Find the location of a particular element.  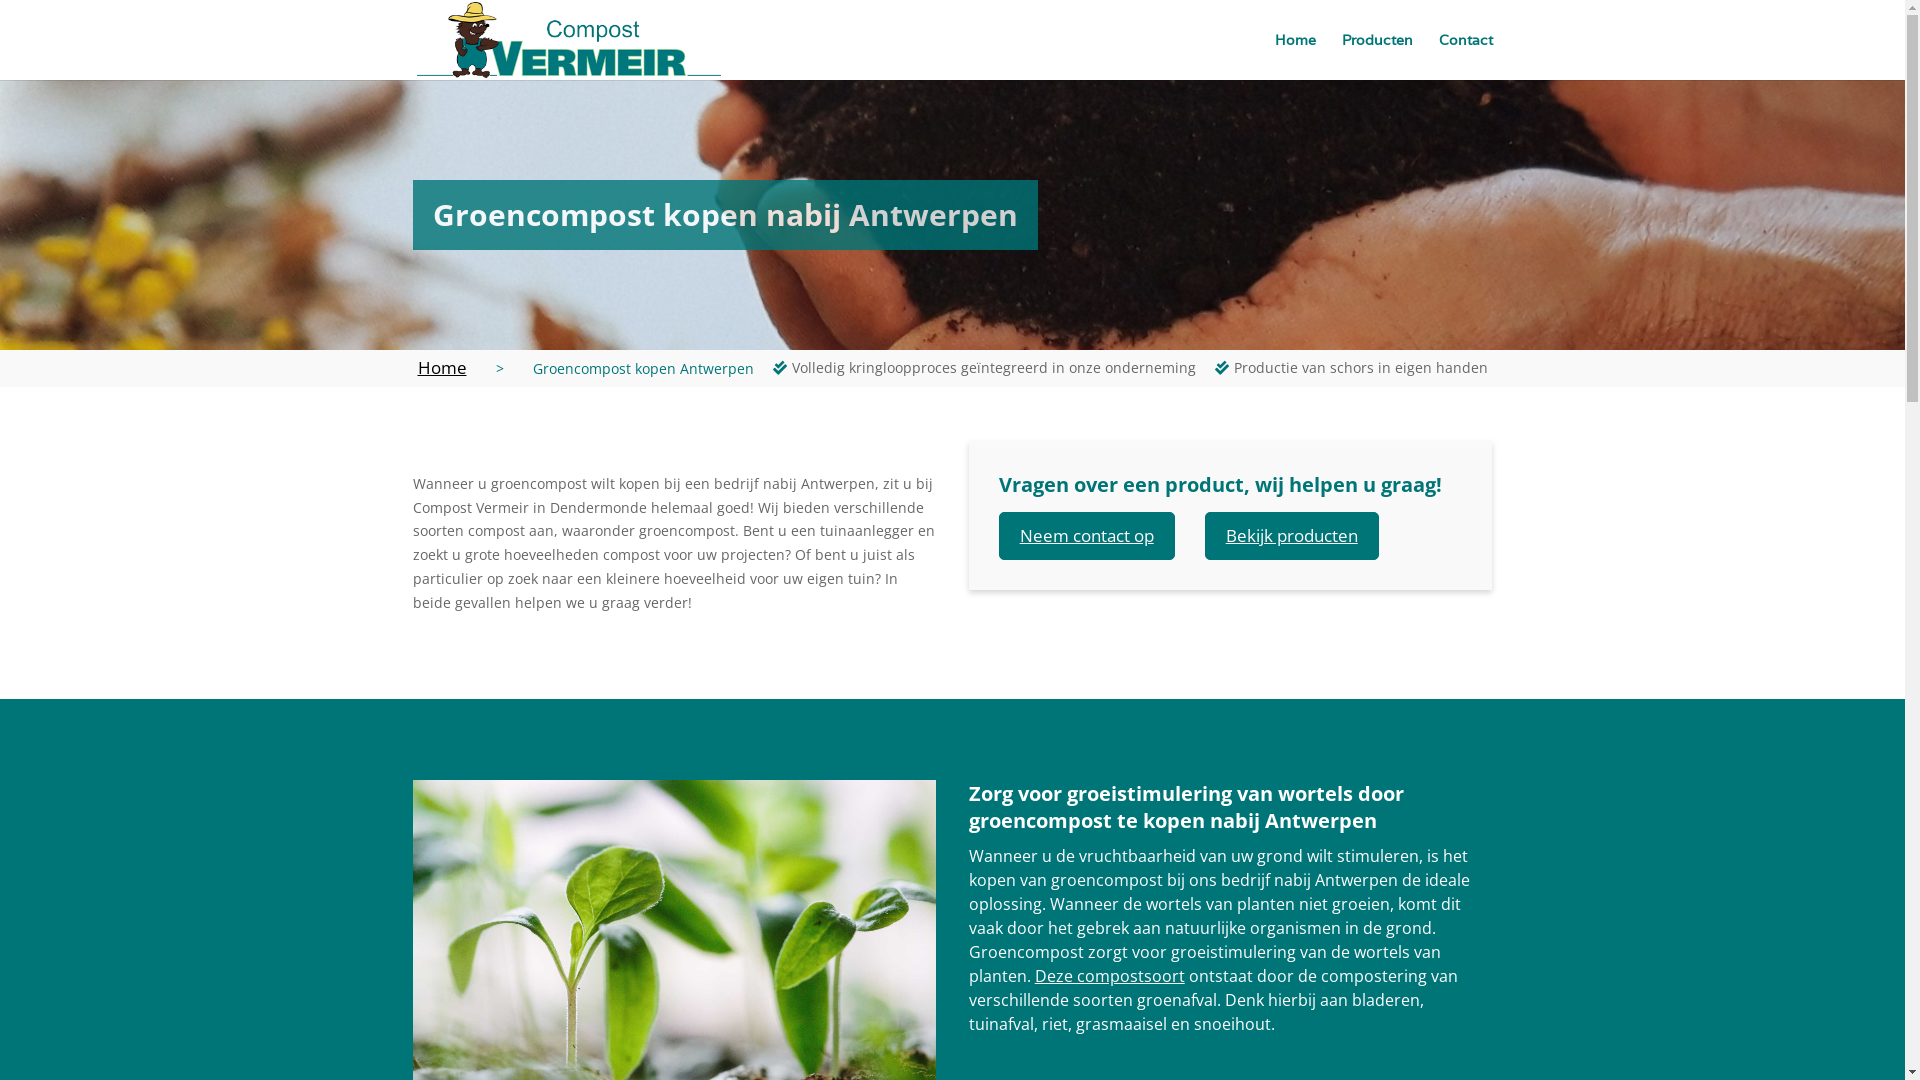

'Home' is located at coordinates (1294, 39).